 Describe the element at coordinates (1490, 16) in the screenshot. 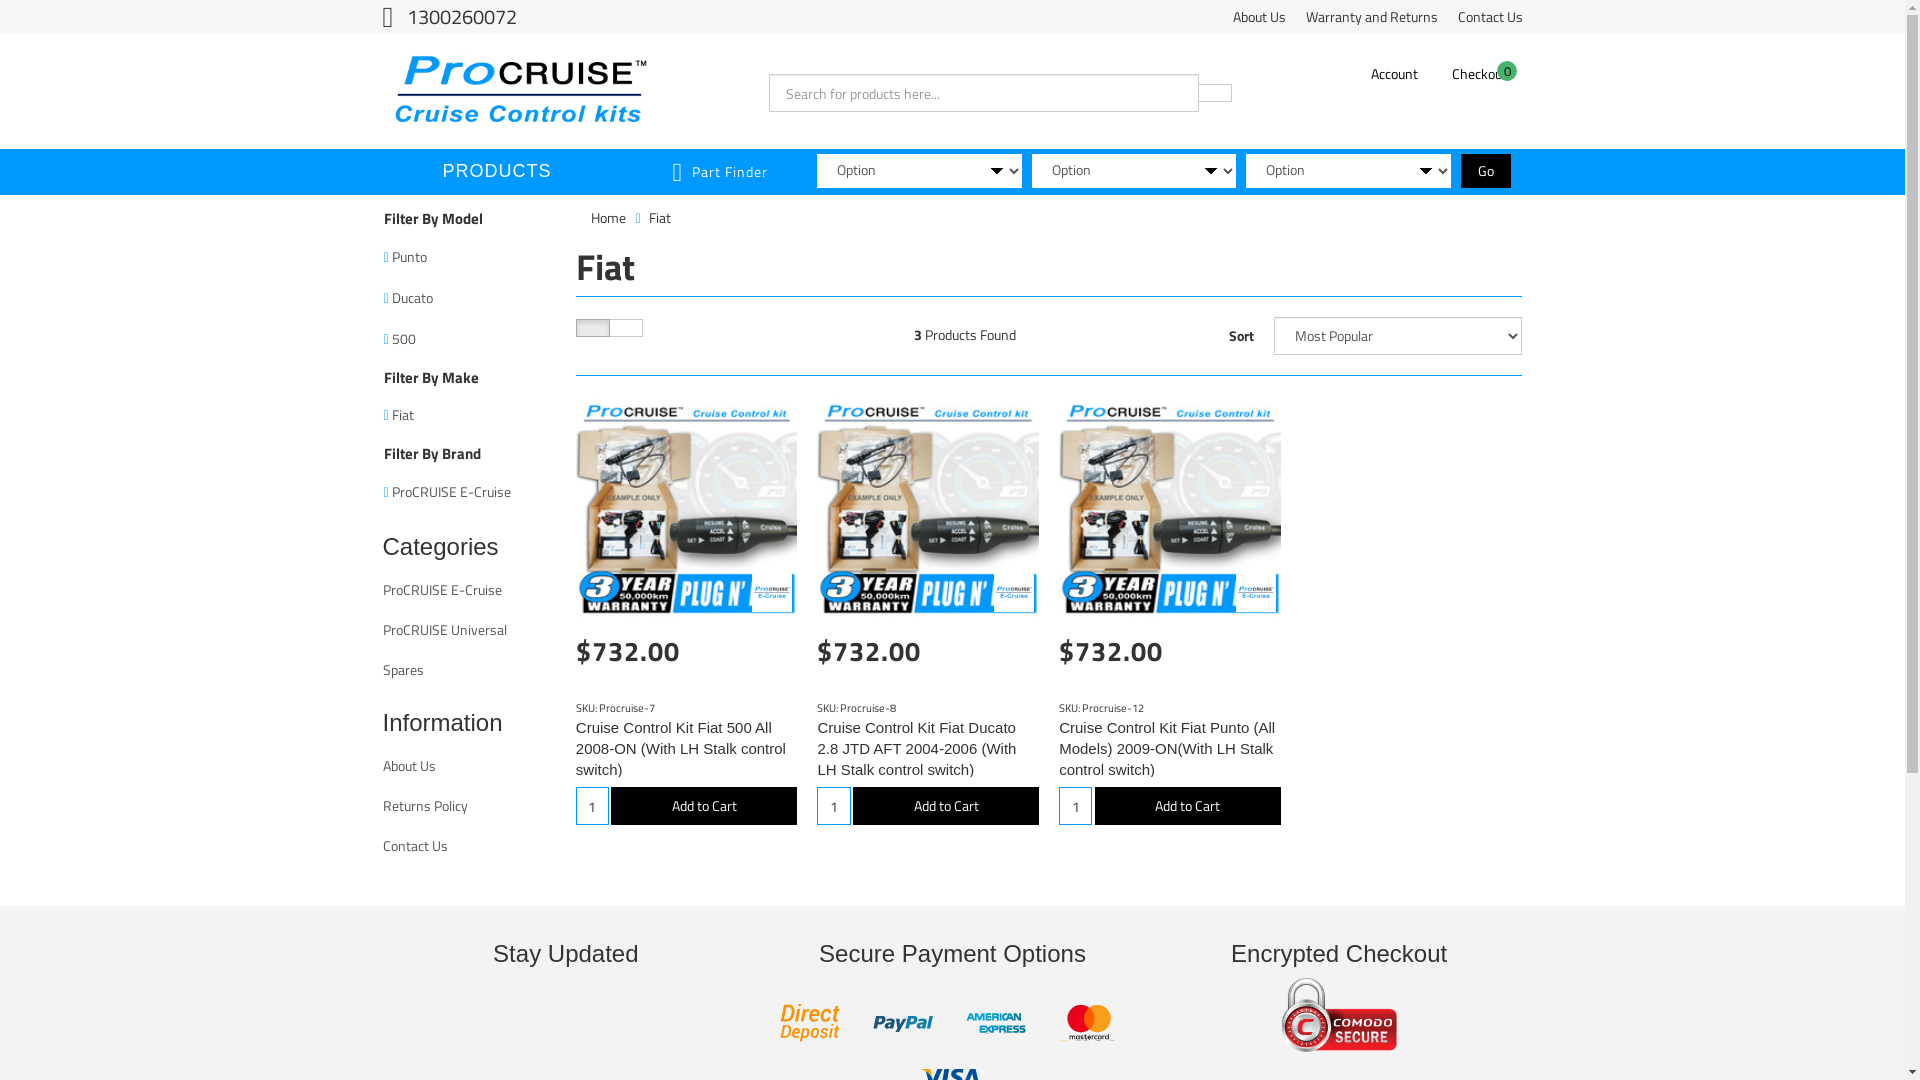

I see `'Contact Us'` at that location.